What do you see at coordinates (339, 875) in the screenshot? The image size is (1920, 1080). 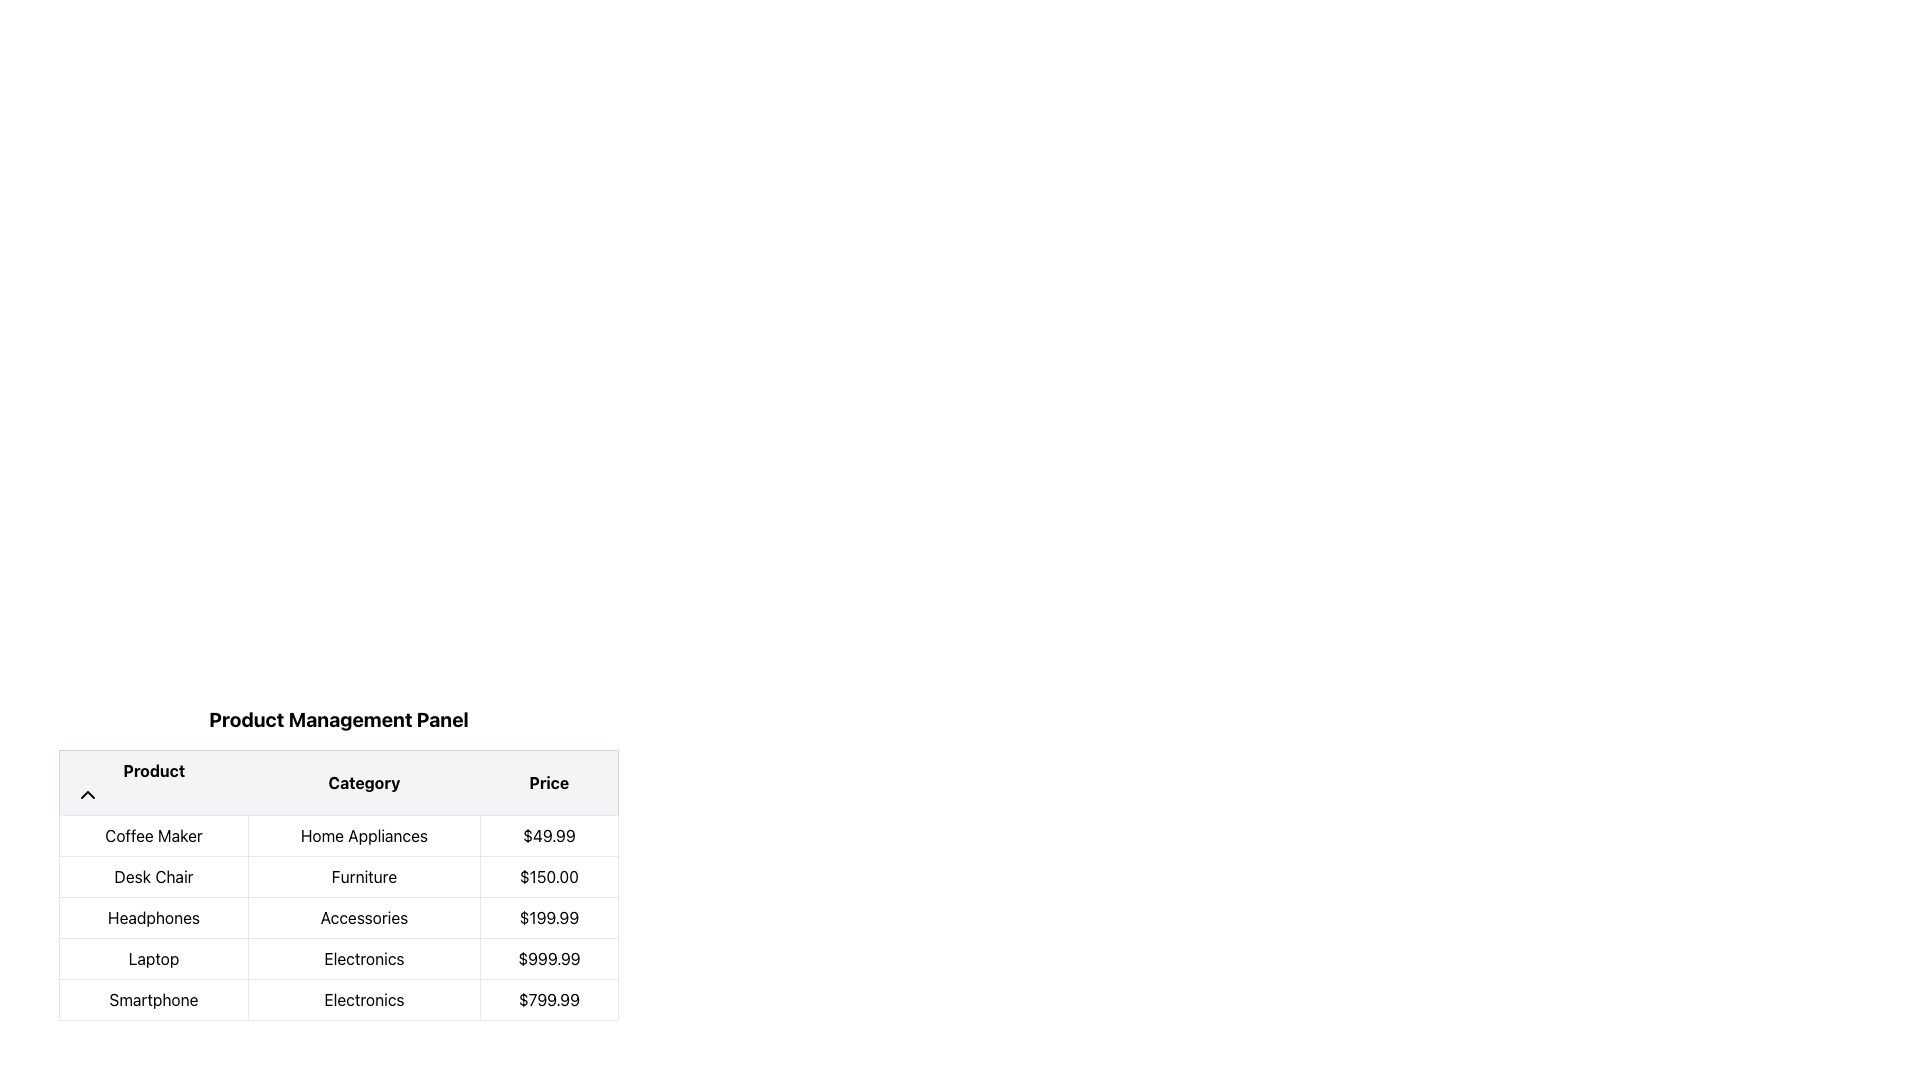 I see `the second row of the table in the 'Product Management Panel'` at bounding box center [339, 875].